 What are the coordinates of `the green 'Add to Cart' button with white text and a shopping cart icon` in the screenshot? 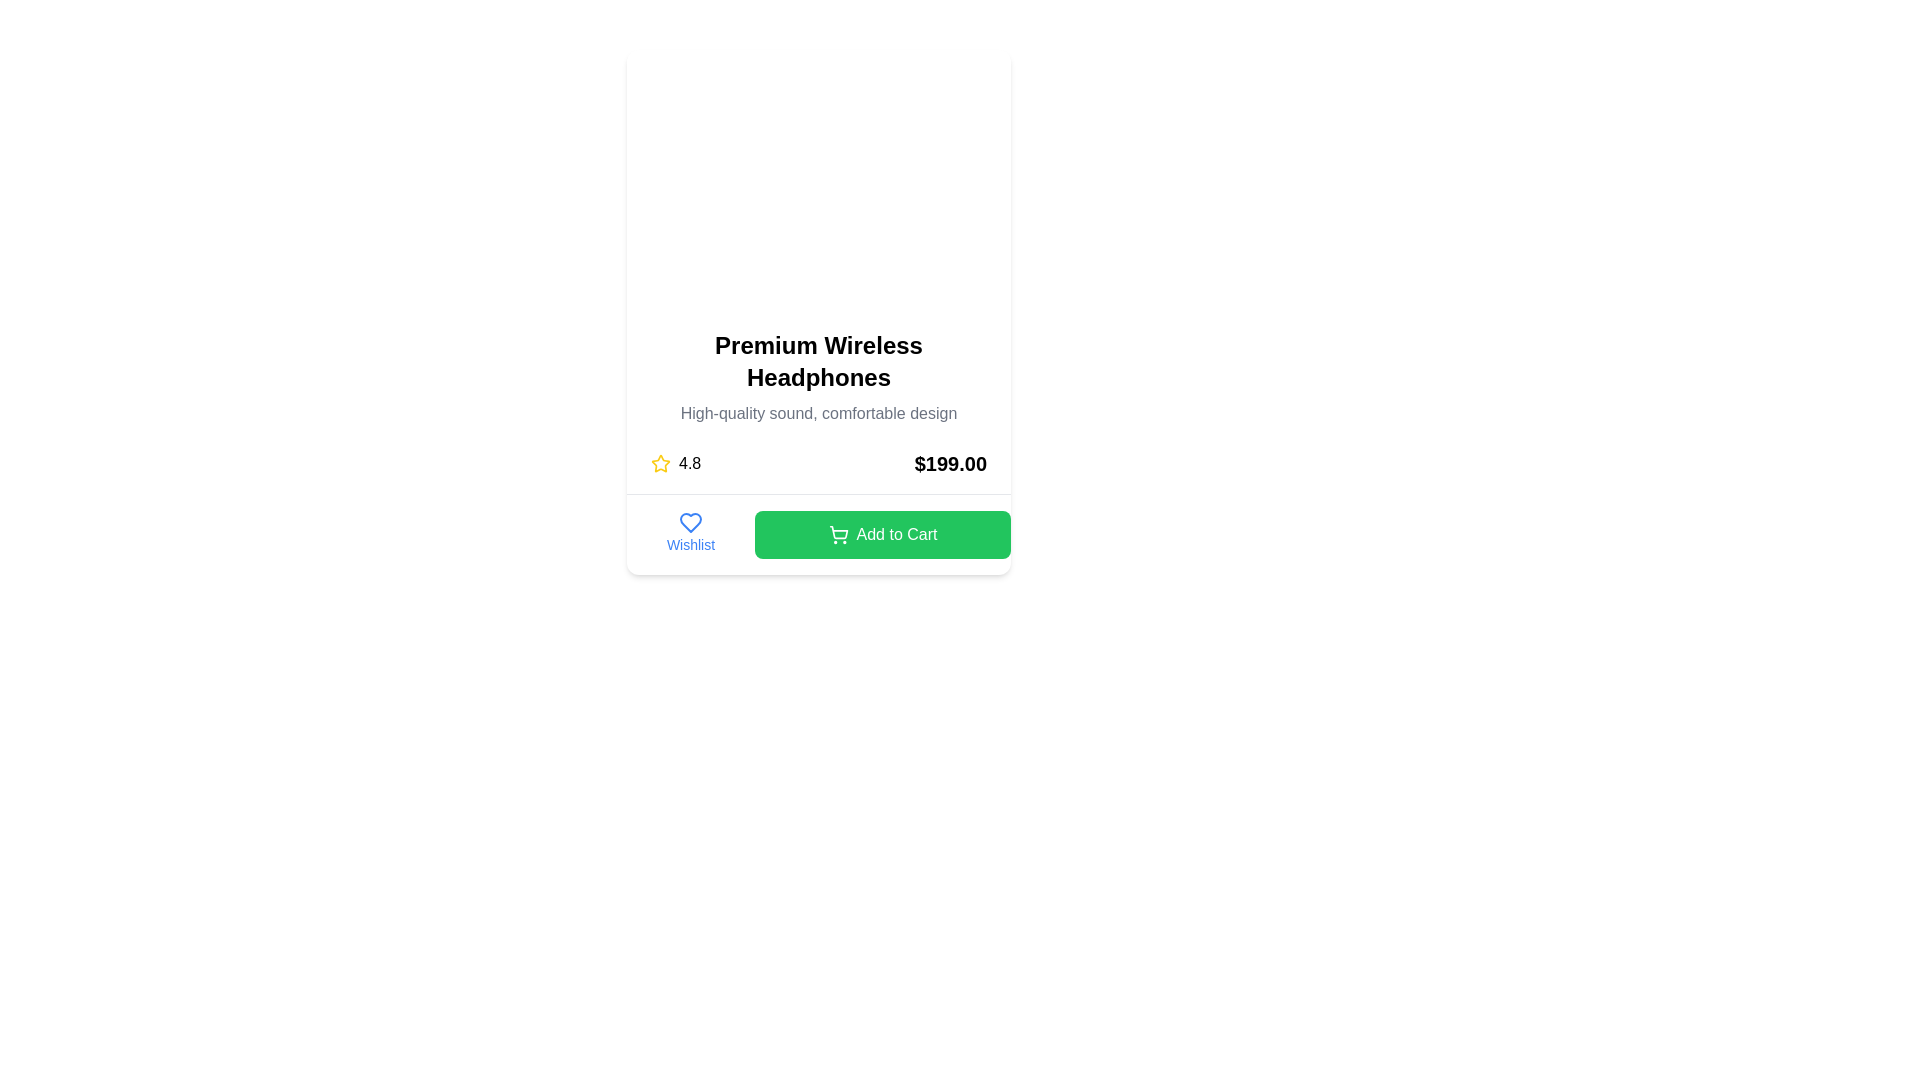 It's located at (882, 534).